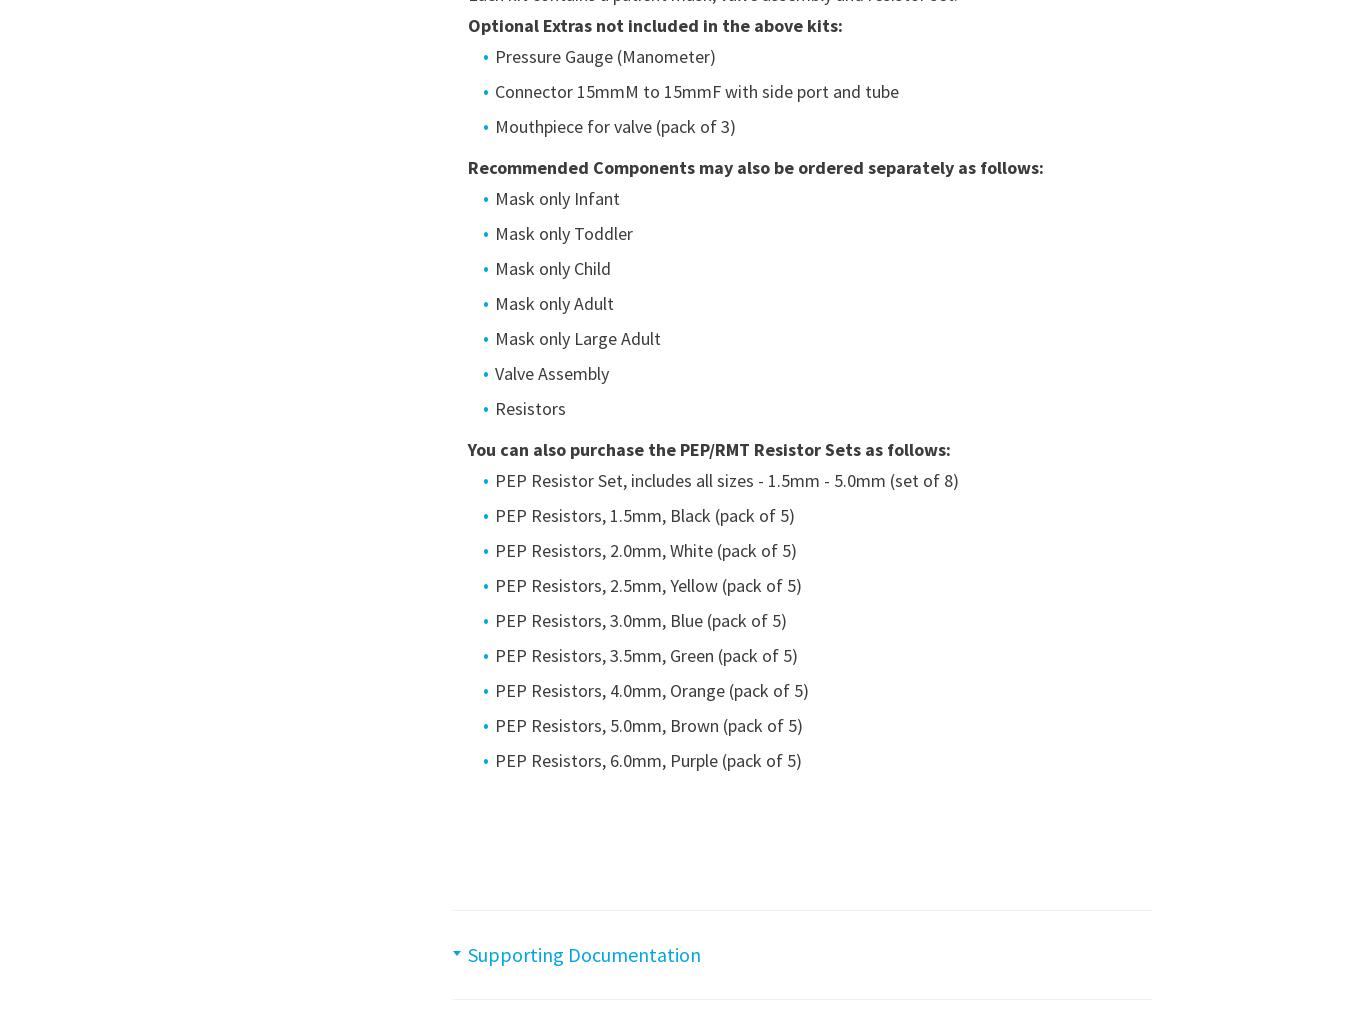 This screenshot has width=1366, height=1021. Describe the element at coordinates (467, 953) in the screenshot. I see `'Supporting Documentation'` at that location.